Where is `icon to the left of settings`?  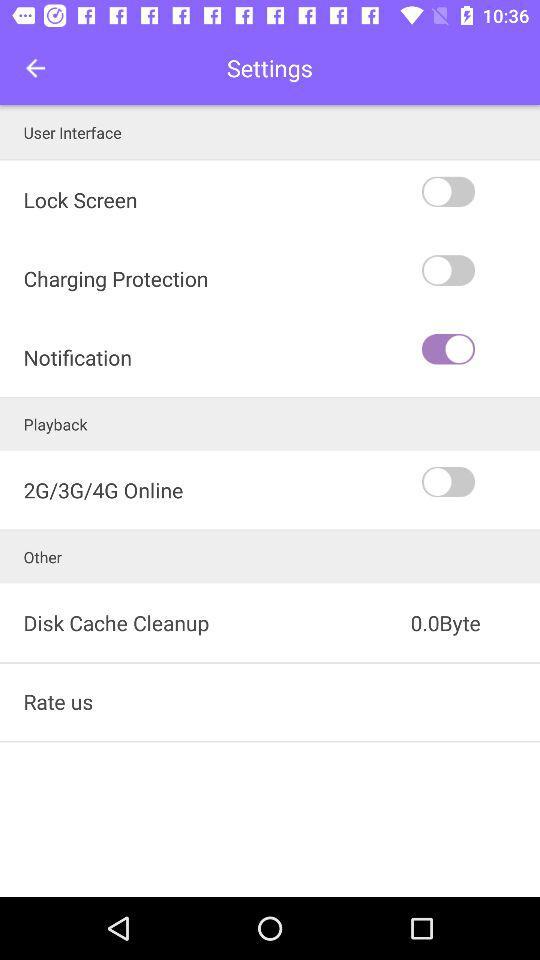
icon to the left of settings is located at coordinates (35, 68).